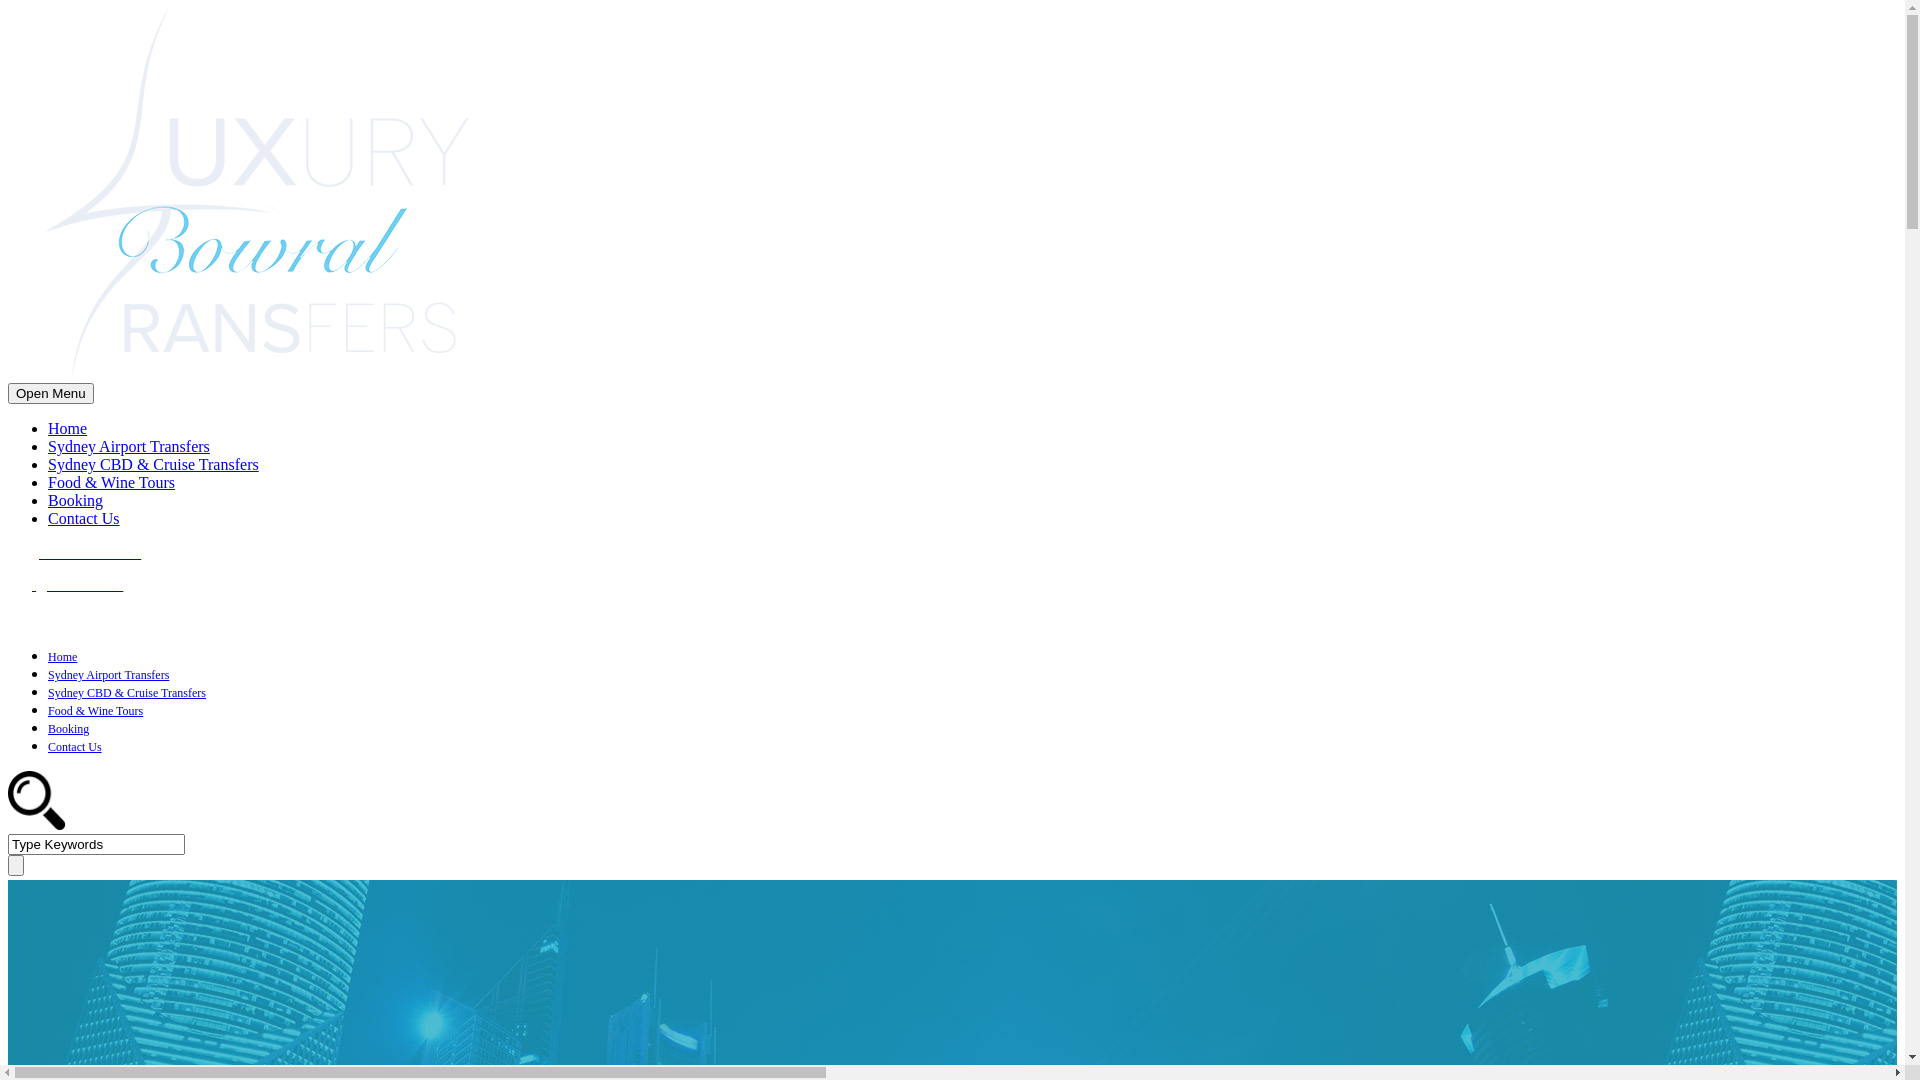 Image resolution: width=1920 pixels, height=1080 pixels. I want to click on 'Sydney Airport Transfers', so click(128, 445).